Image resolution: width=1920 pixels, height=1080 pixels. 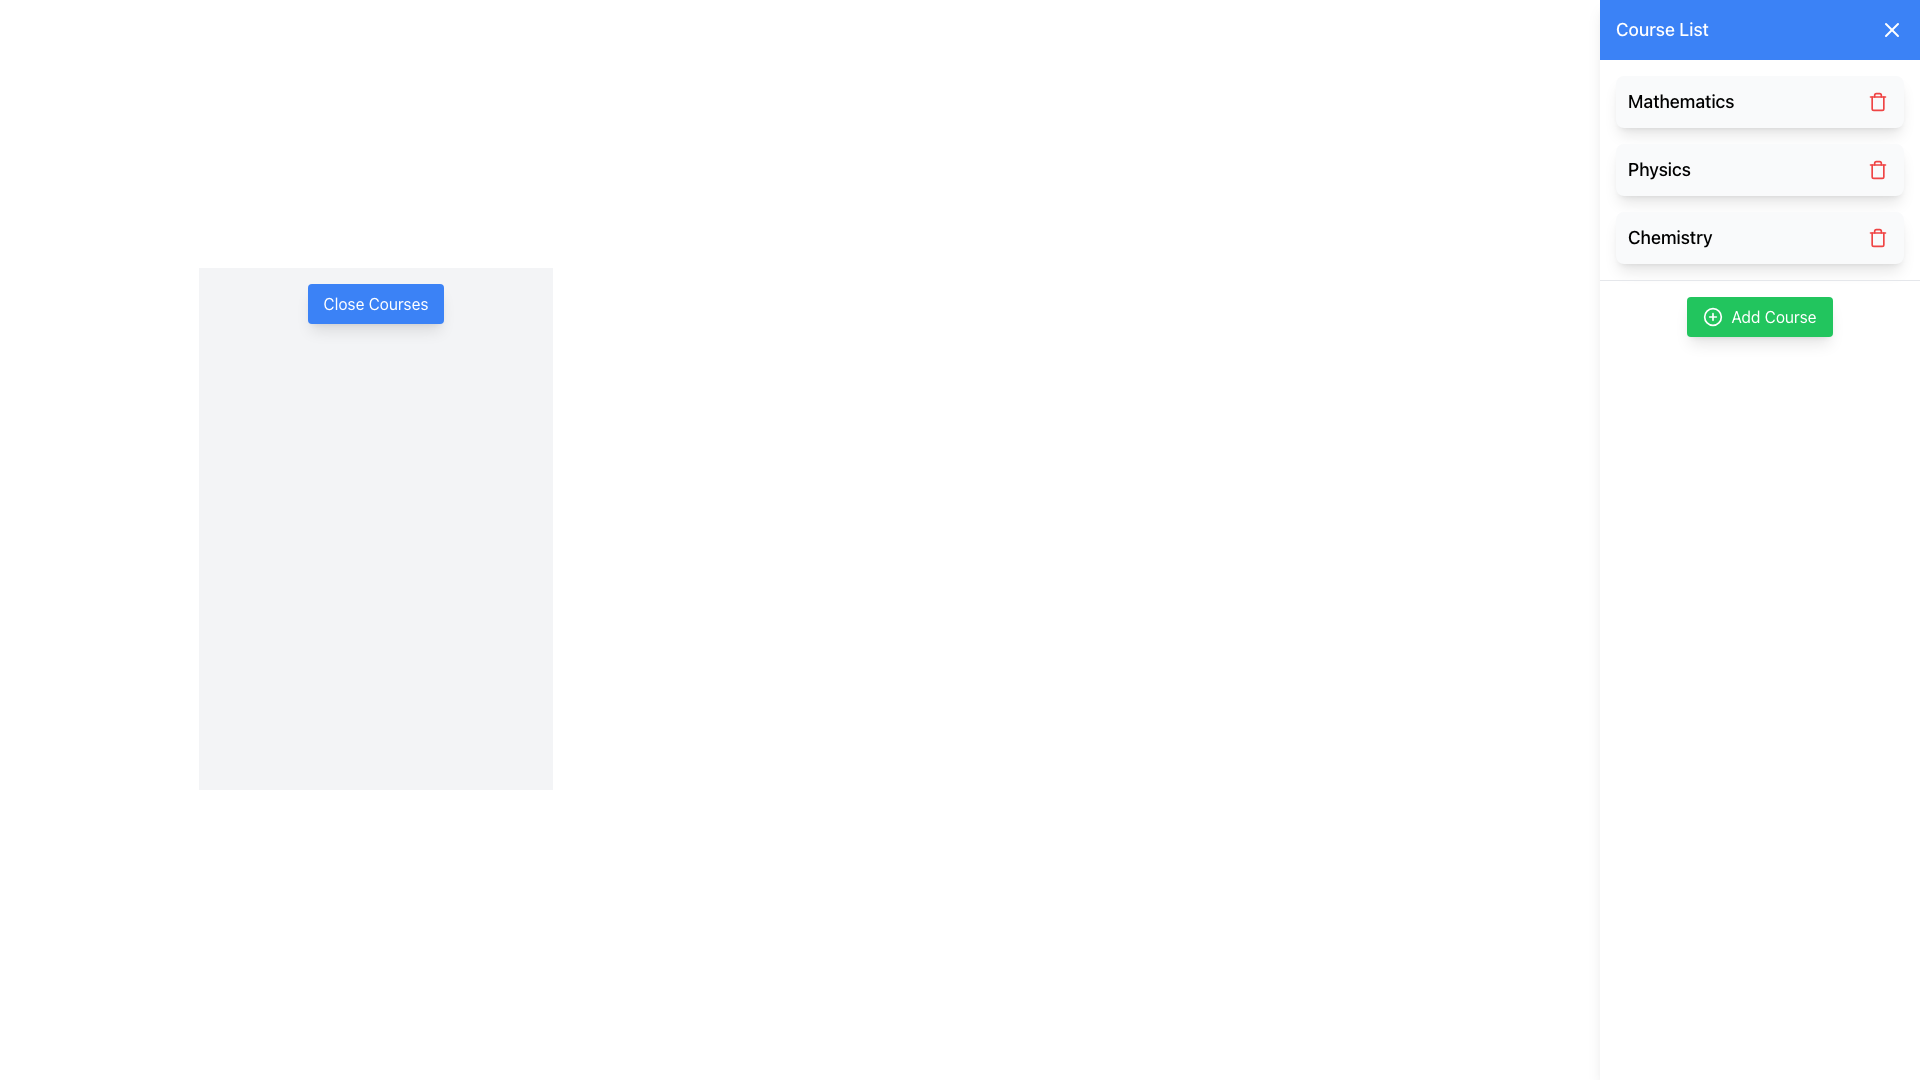 I want to click on the circular green icon with a plus sign that is integrated within the 'Add Course' button, so click(x=1712, y=315).